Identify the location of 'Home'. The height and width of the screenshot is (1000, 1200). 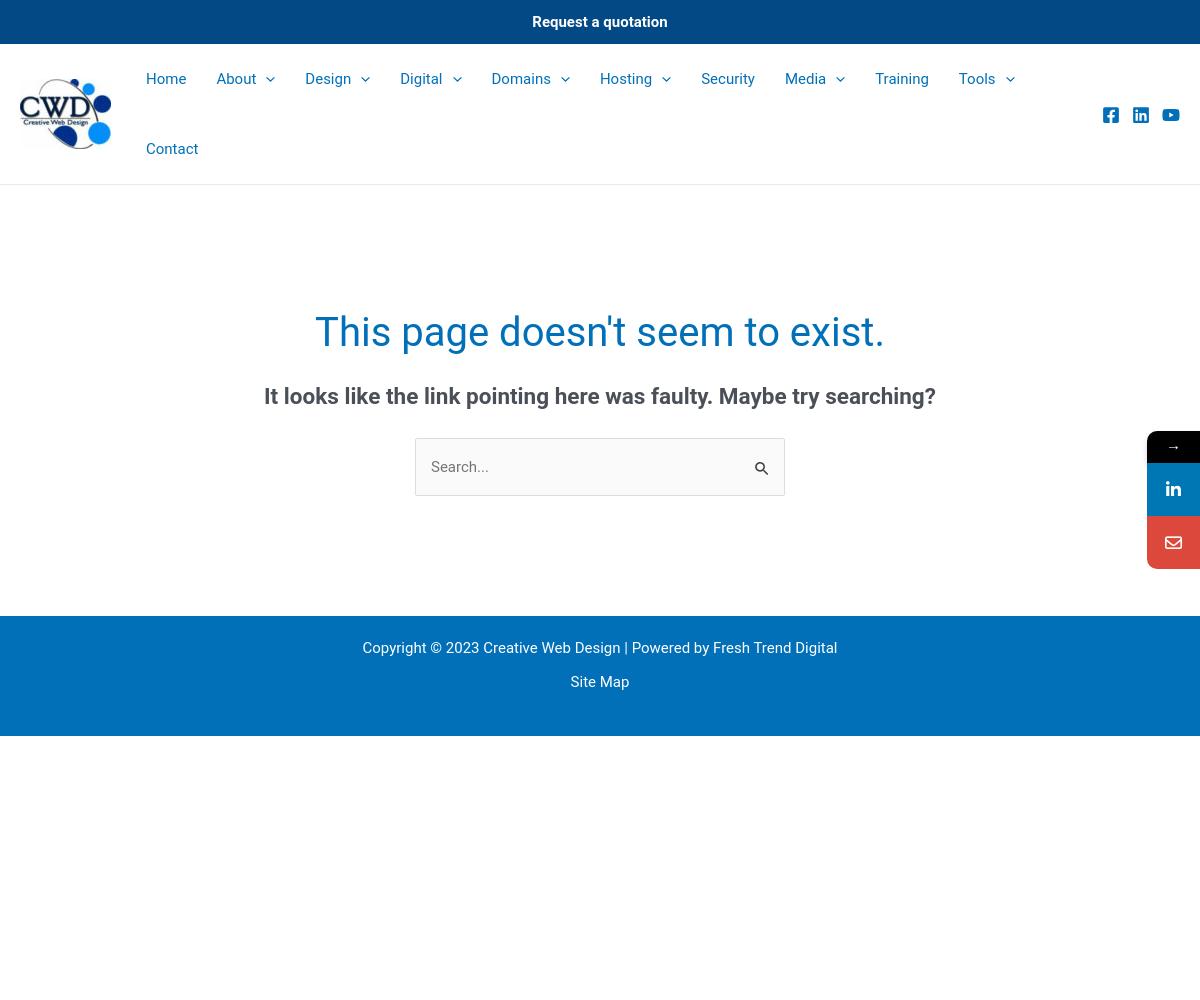
(146, 78).